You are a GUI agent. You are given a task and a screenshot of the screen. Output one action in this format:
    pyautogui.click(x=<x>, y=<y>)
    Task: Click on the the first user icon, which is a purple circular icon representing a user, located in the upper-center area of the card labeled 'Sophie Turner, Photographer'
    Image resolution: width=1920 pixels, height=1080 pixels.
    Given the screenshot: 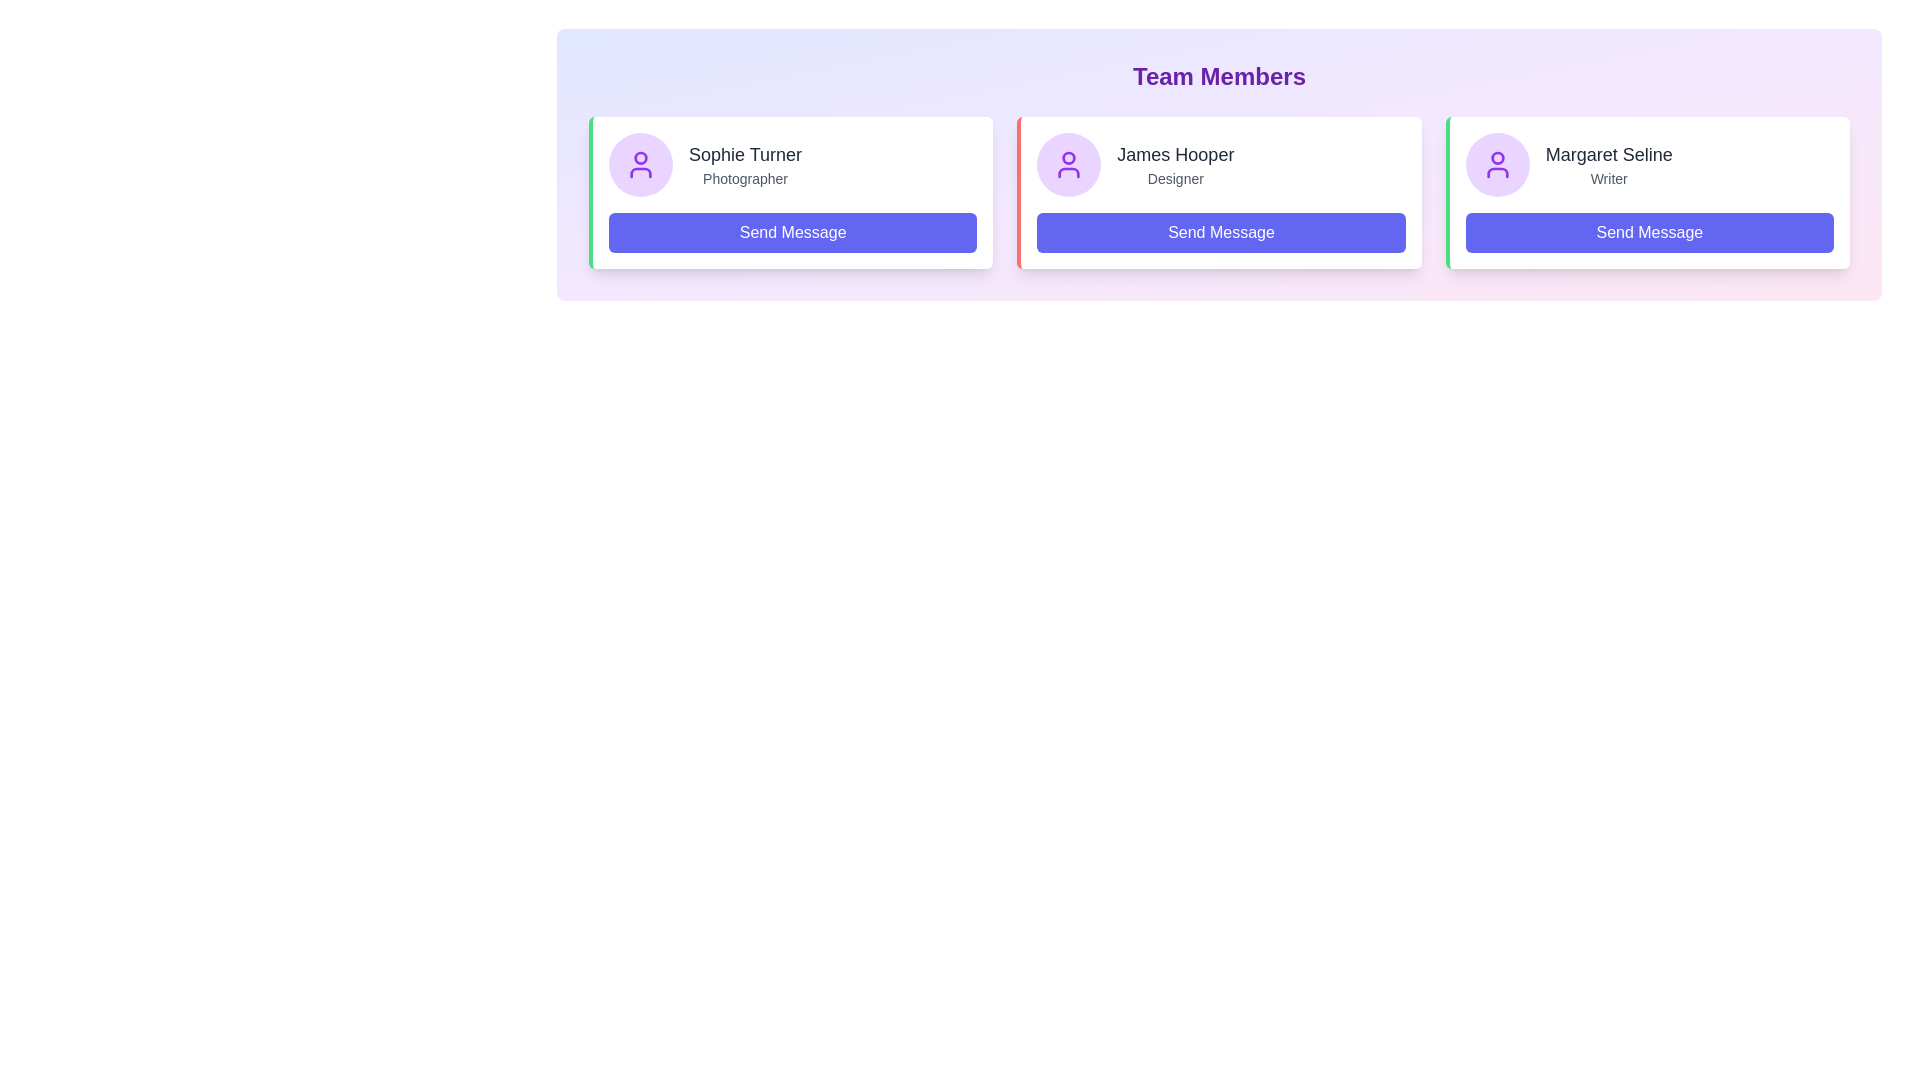 What is the action you would take?
    pyautogui.click(x=641, y=164)
    